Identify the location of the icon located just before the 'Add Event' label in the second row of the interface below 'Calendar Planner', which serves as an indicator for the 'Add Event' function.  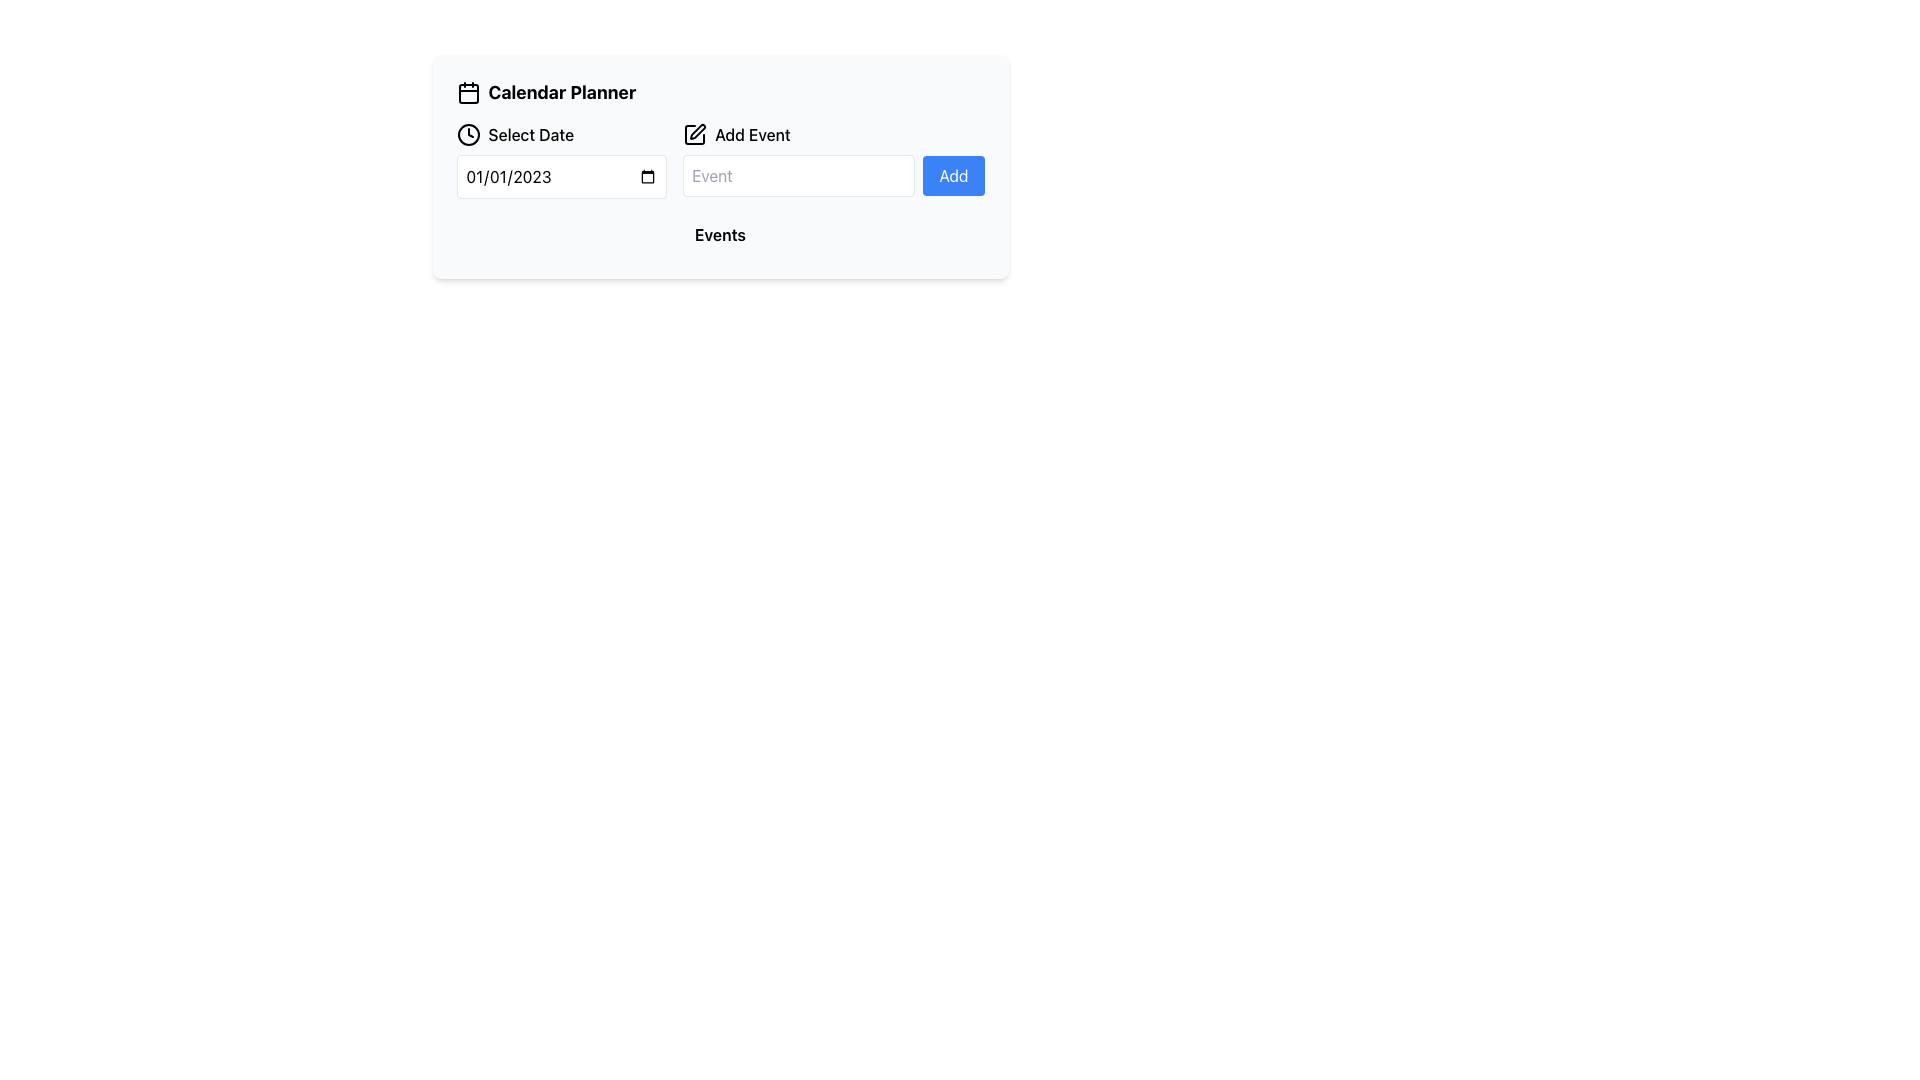
(695, 135).